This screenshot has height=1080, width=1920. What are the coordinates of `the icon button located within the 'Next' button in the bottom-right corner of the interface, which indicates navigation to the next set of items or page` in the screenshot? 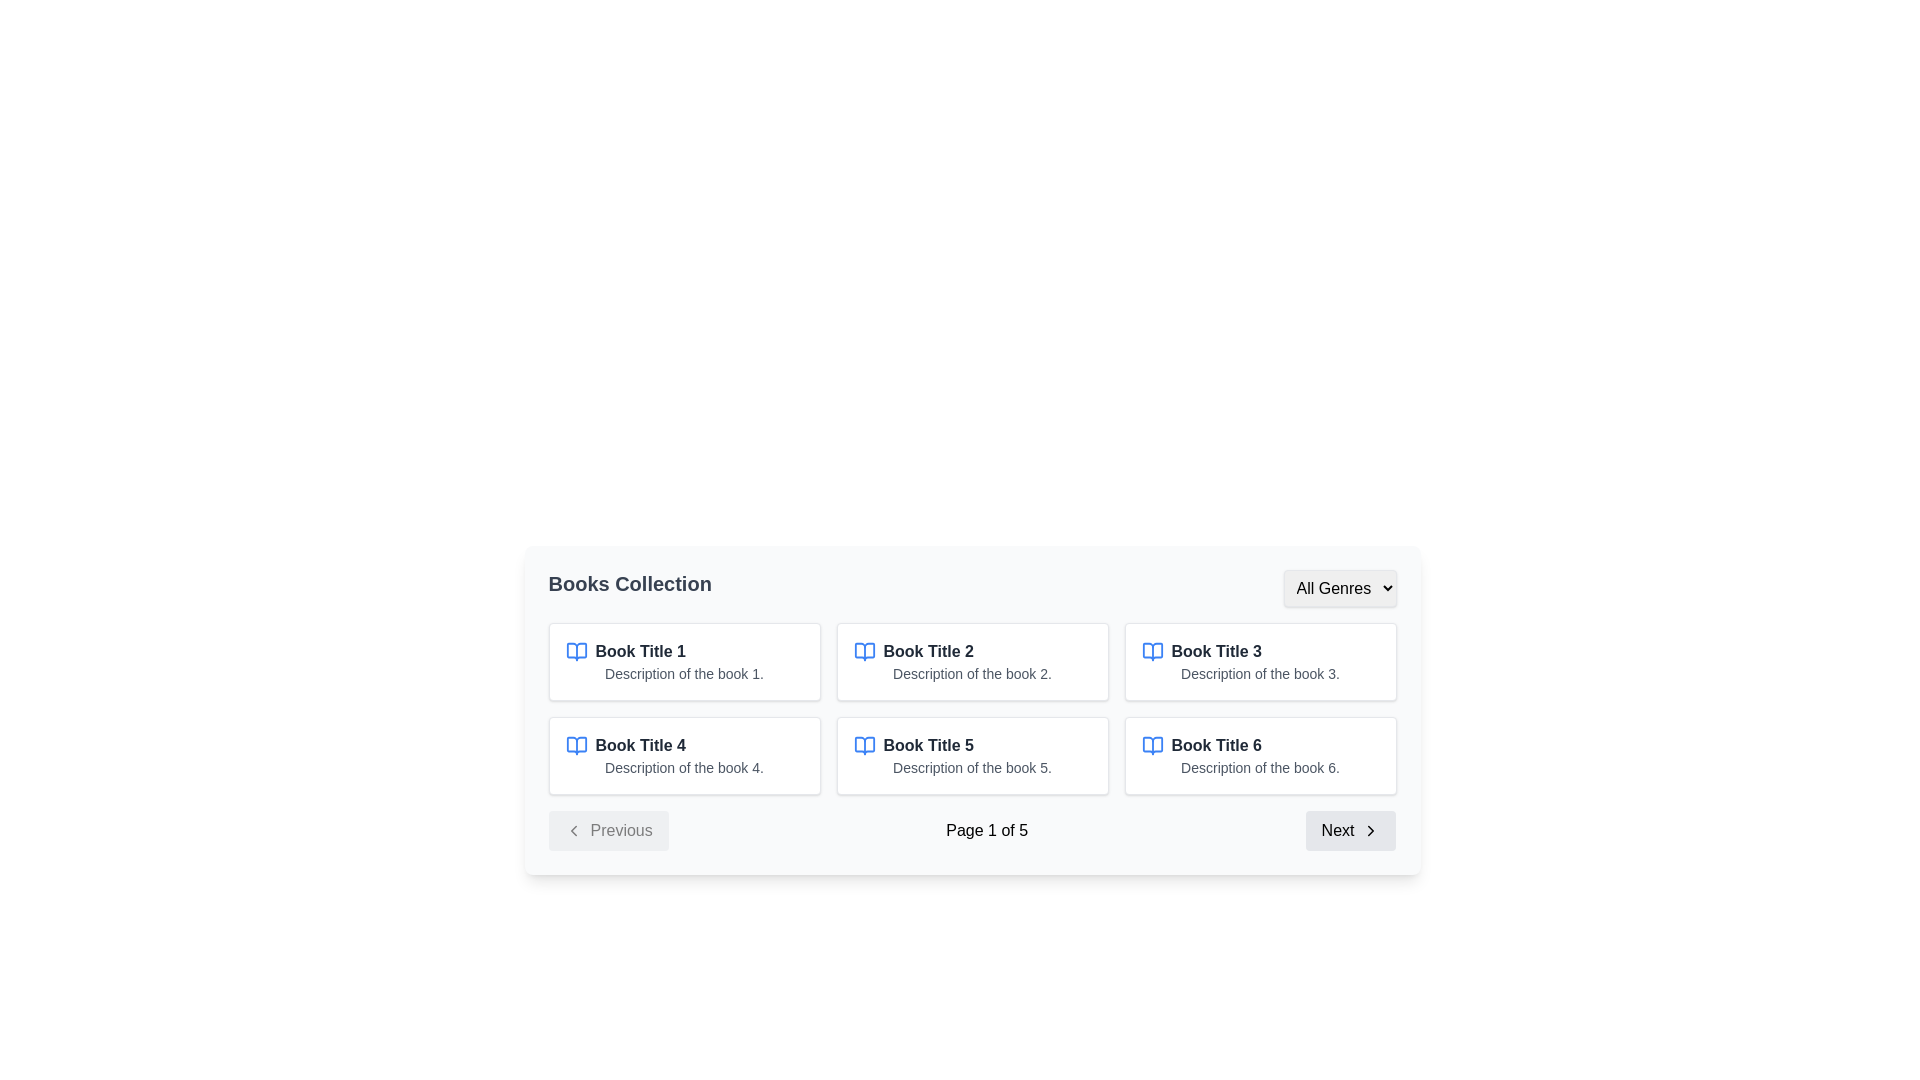 It's located at (1370, 830).